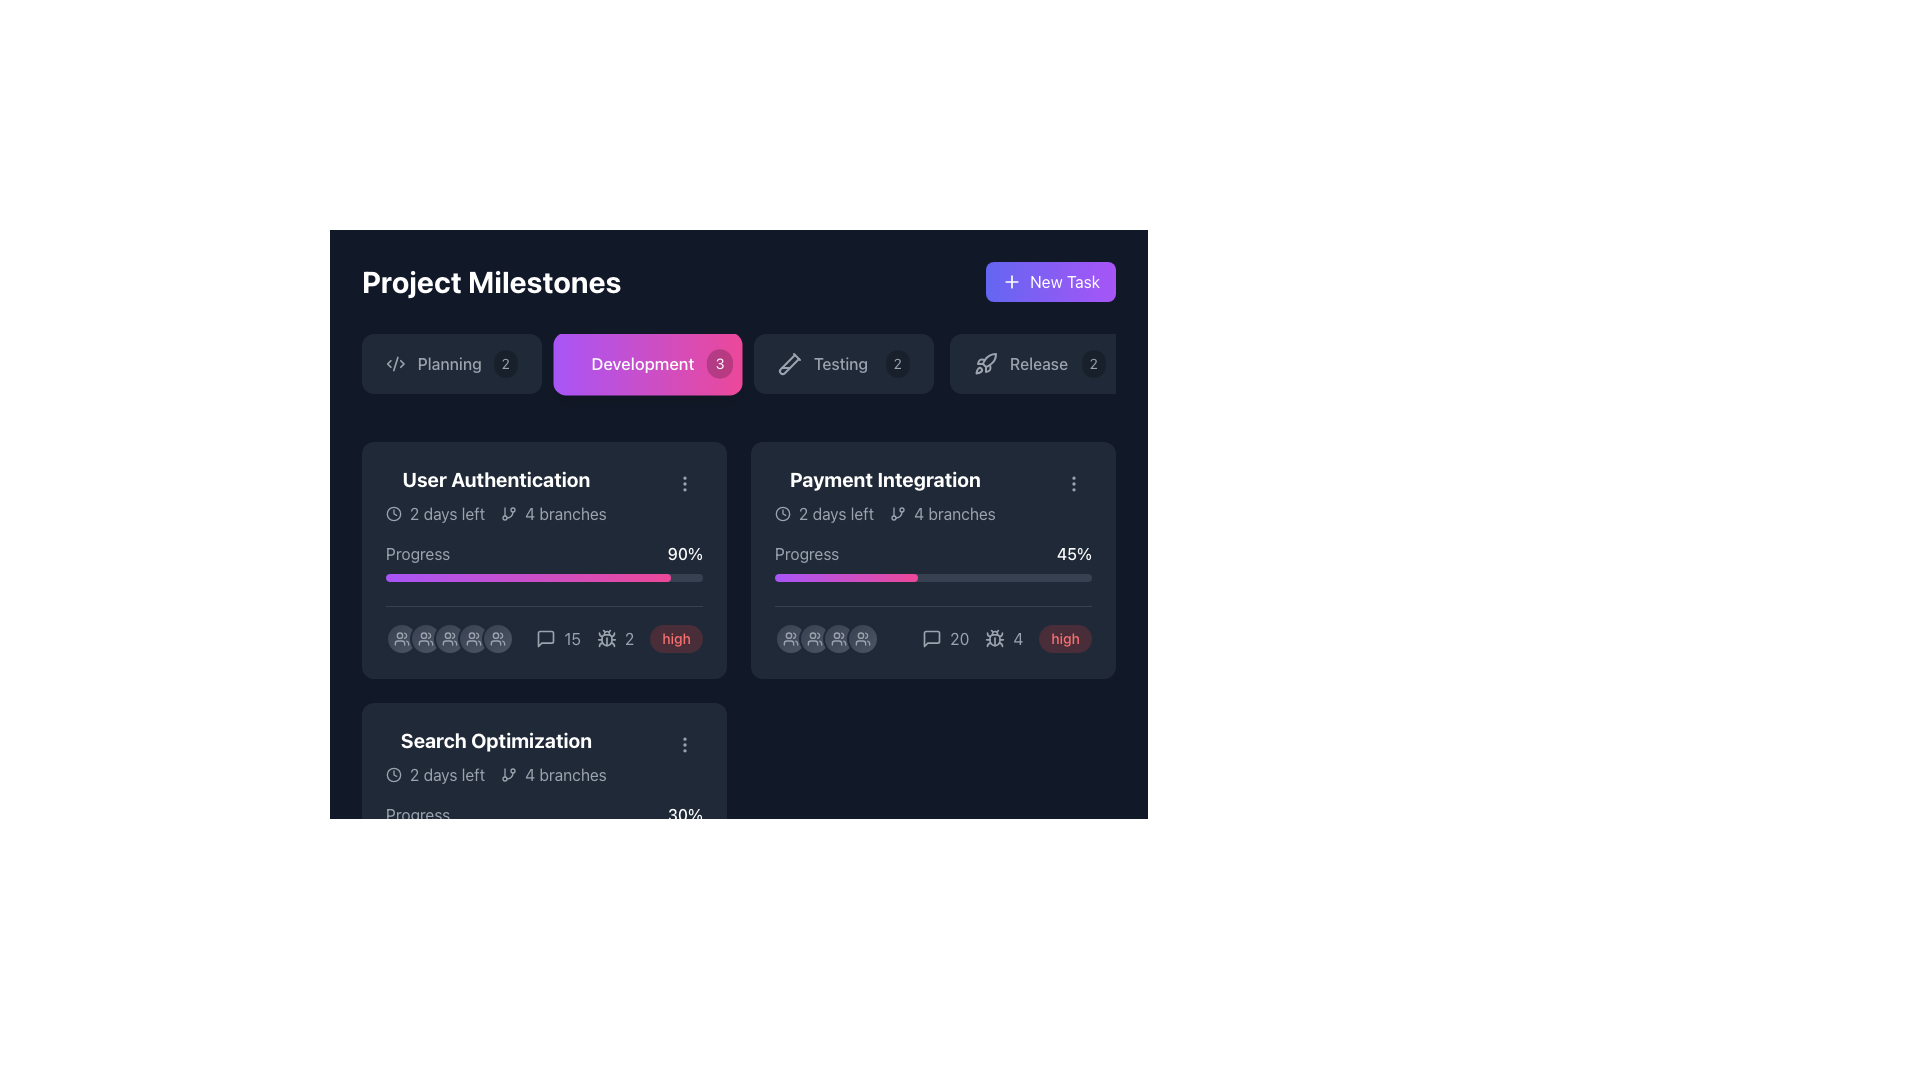 This screenshot has height=1080, width=1920. What do you see at coordinates (685, 744) in the screenshot?
I see `the vertical ellipsis icon located in the bottom-right corner of the 'Search Optimization' card` at bounding box center [685, 744].